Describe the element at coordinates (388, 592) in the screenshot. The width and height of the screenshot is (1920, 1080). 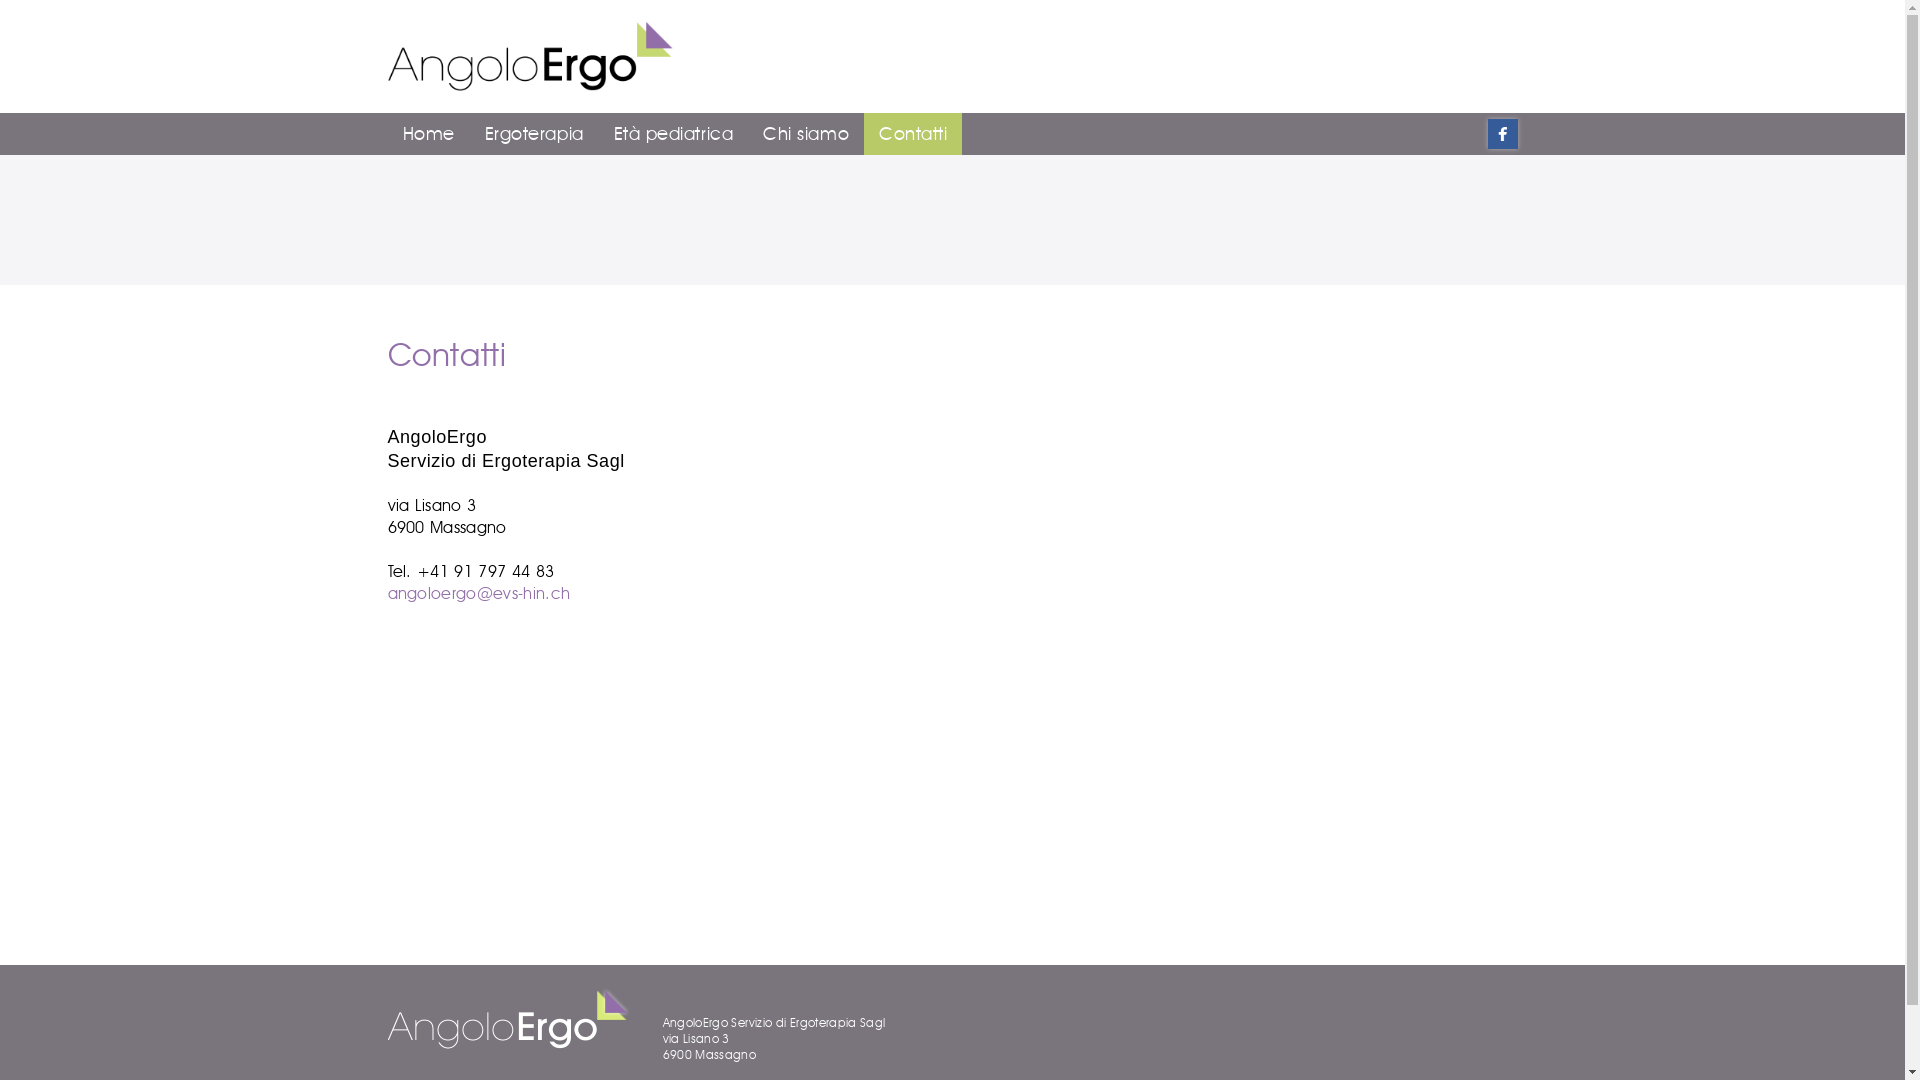
I see `'angoloergo@evs-hin.ch'` at that location.